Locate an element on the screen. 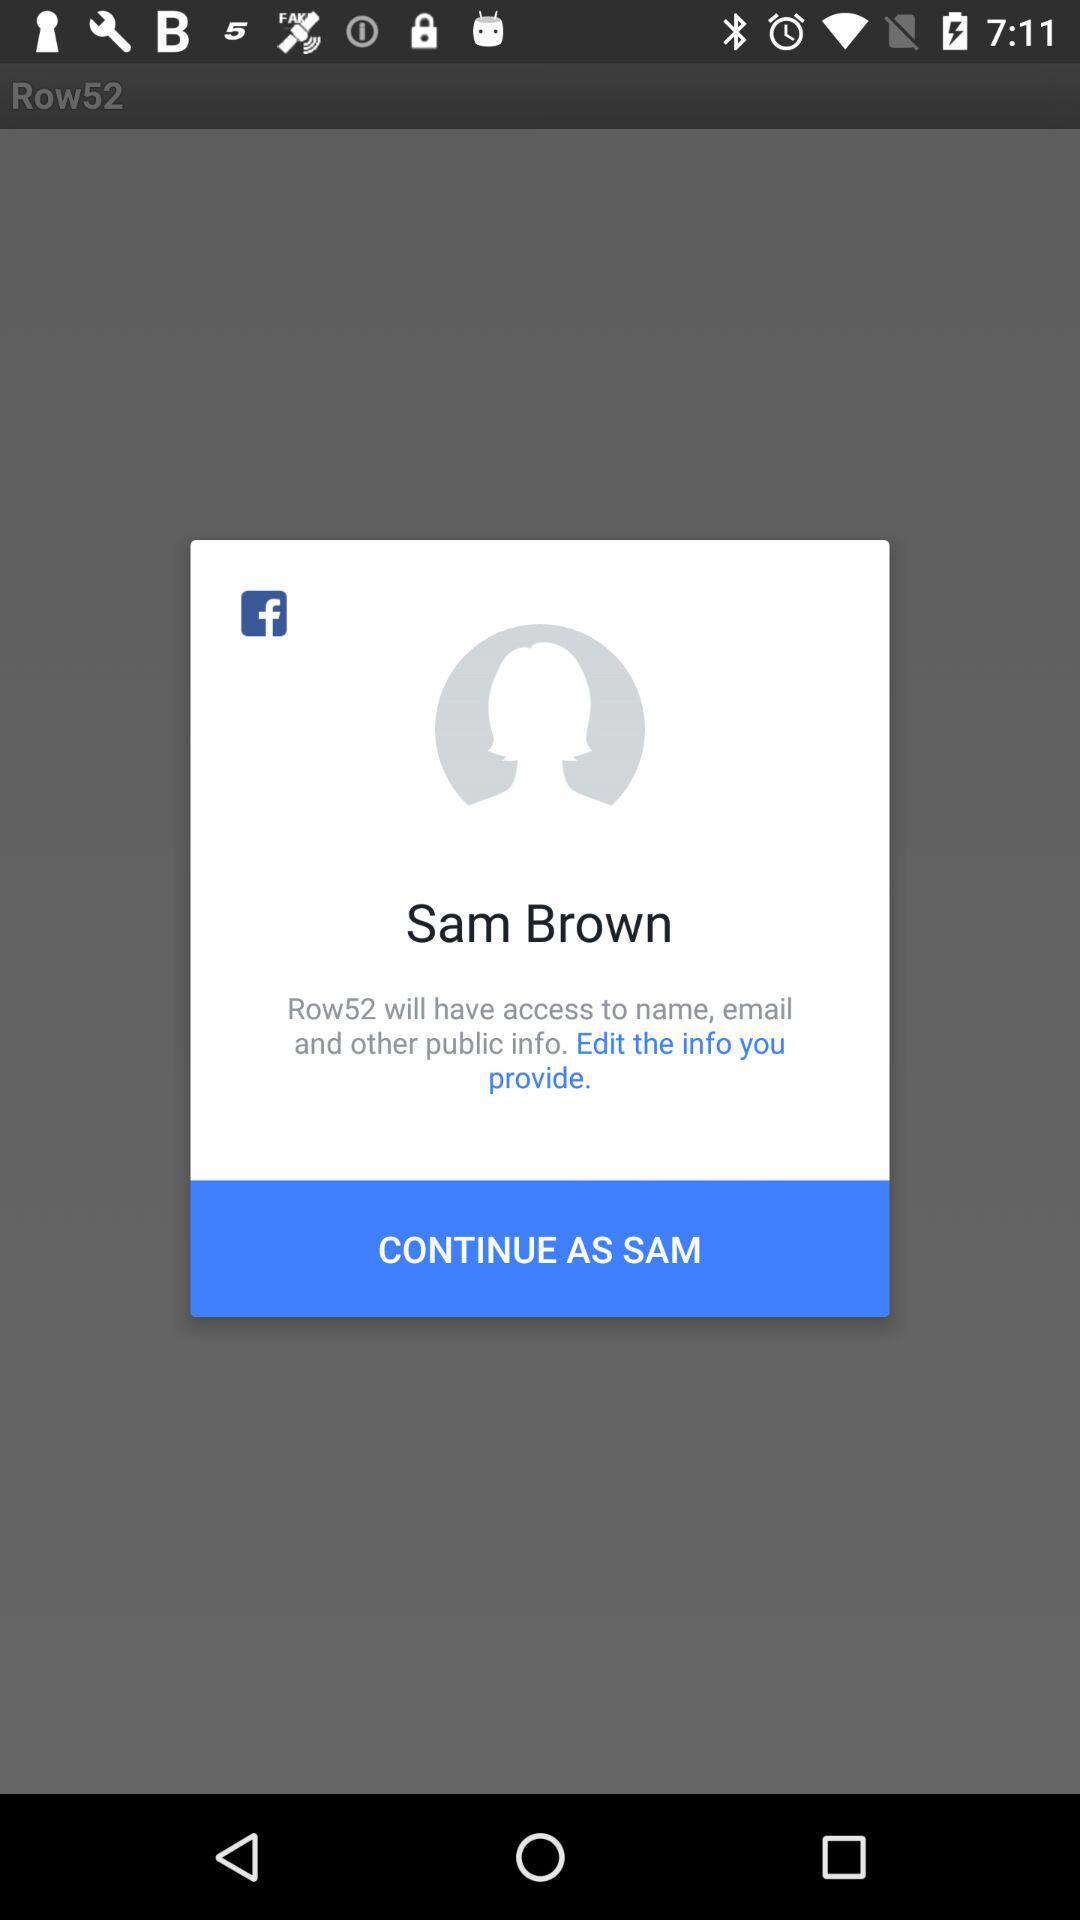 The width and height of the screenshot is (1080, 1920). the item below sam brown item is located at coordinates (540, 1041).